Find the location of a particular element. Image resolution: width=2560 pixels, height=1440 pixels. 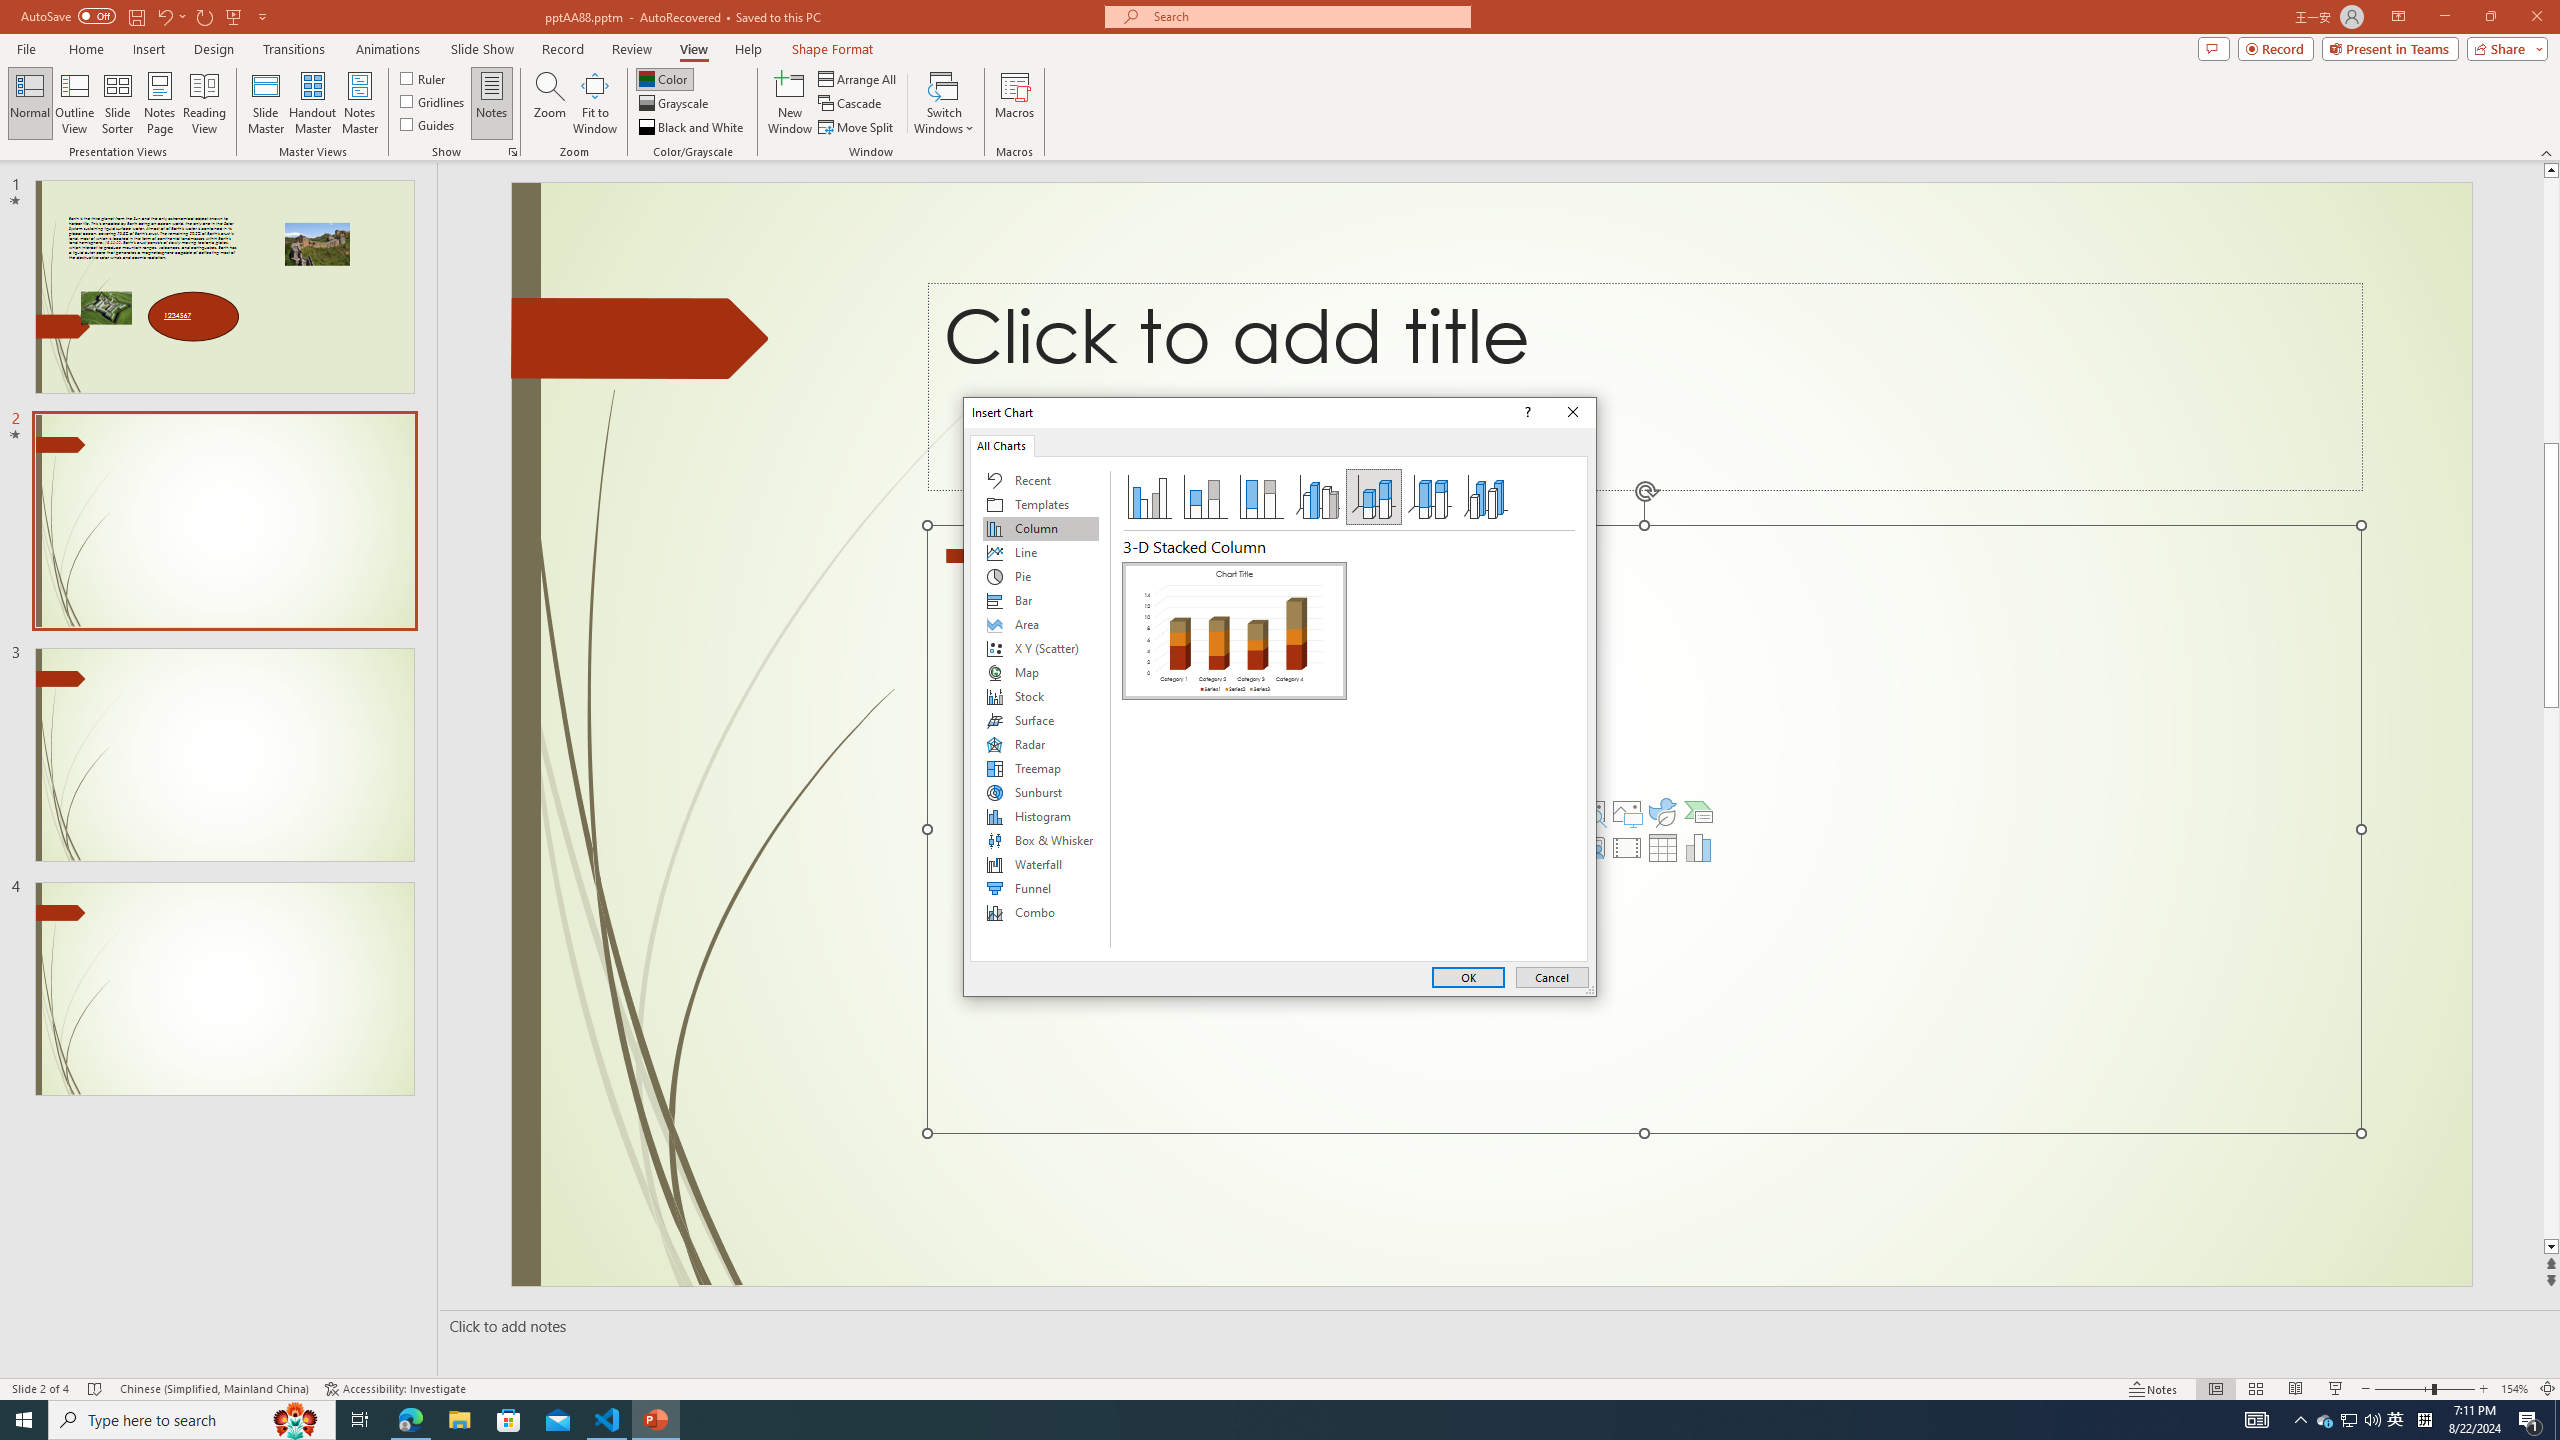

'Handout Master' is located at coordinates (311, 103).